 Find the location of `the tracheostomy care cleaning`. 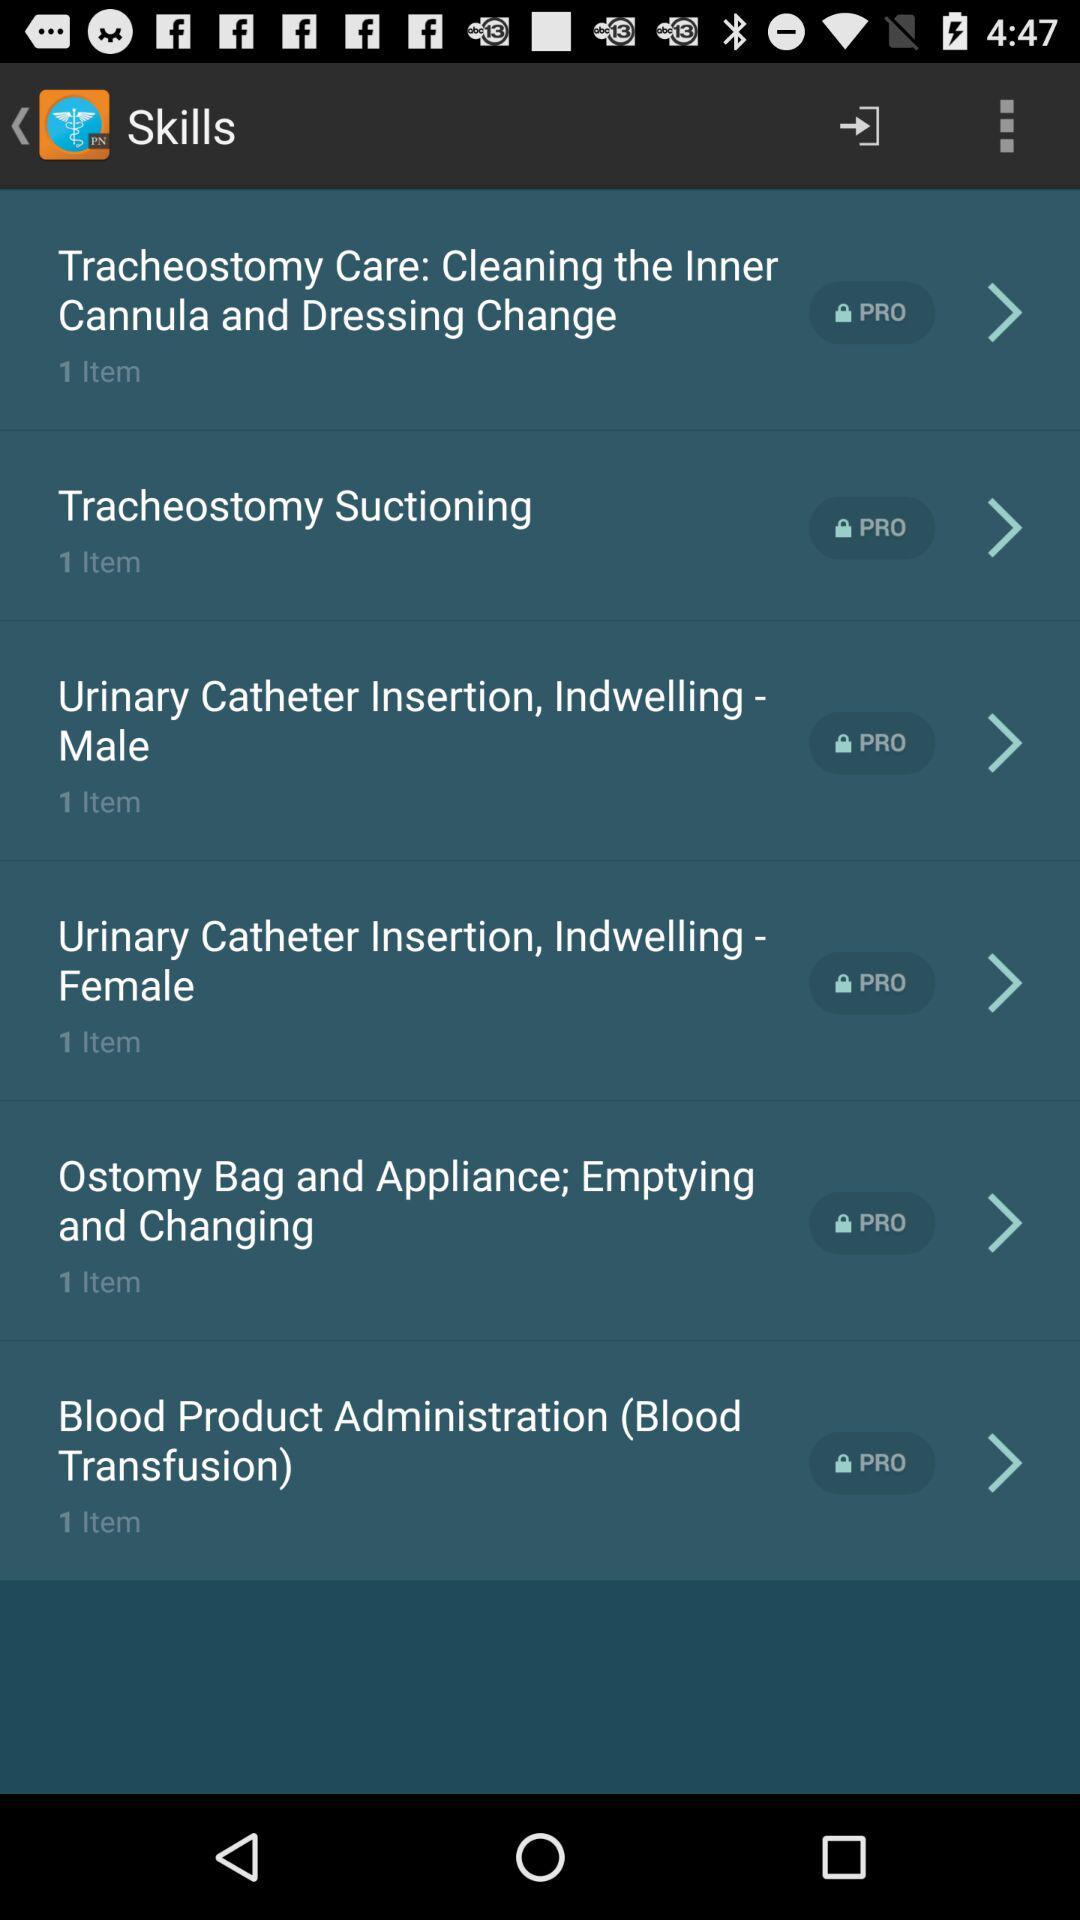

the tracheostomy care cleaning is located at coordinates (432, 287).